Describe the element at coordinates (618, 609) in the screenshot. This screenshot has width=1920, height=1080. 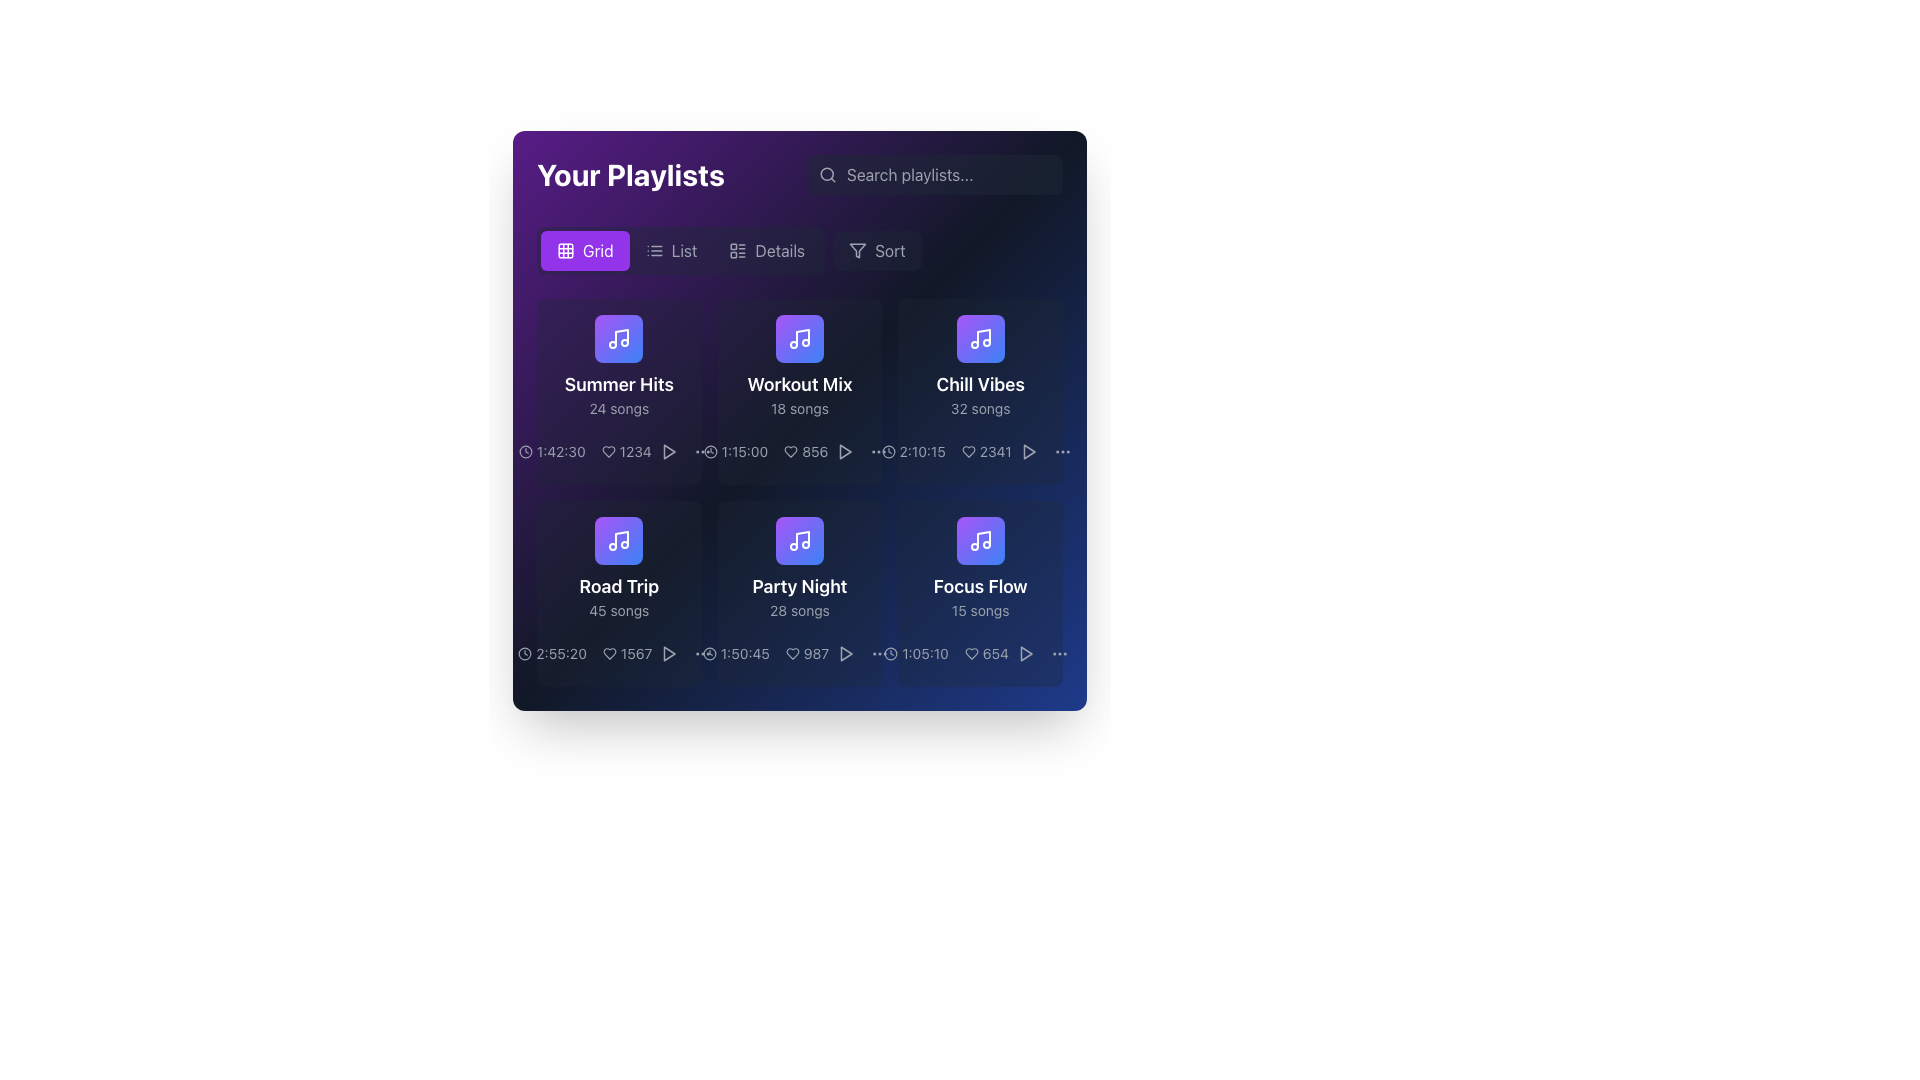
I see `the text label indicating the number of songs in the 'Road Trip' playlist, located in the bottom-left tile of the grid in the 'Your Playlists' section` at that location.